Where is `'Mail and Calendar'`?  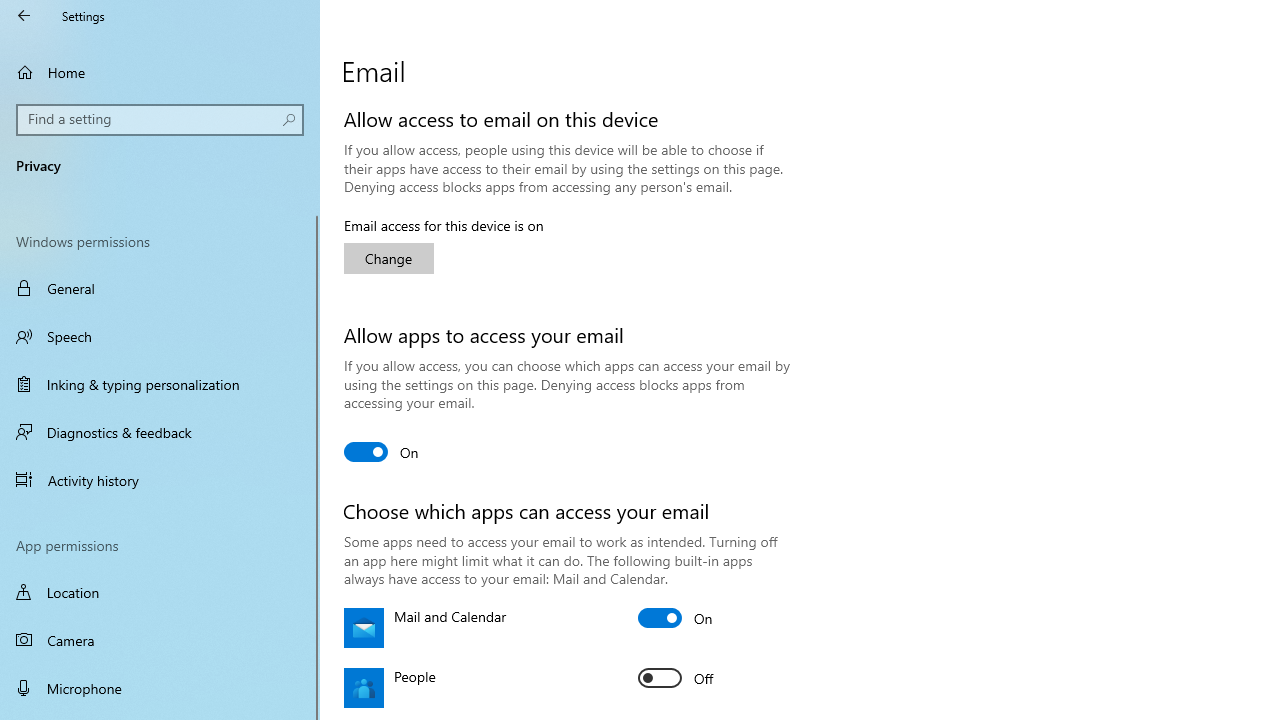 'Mail and Calendar' is located at coordinates (675, 617).